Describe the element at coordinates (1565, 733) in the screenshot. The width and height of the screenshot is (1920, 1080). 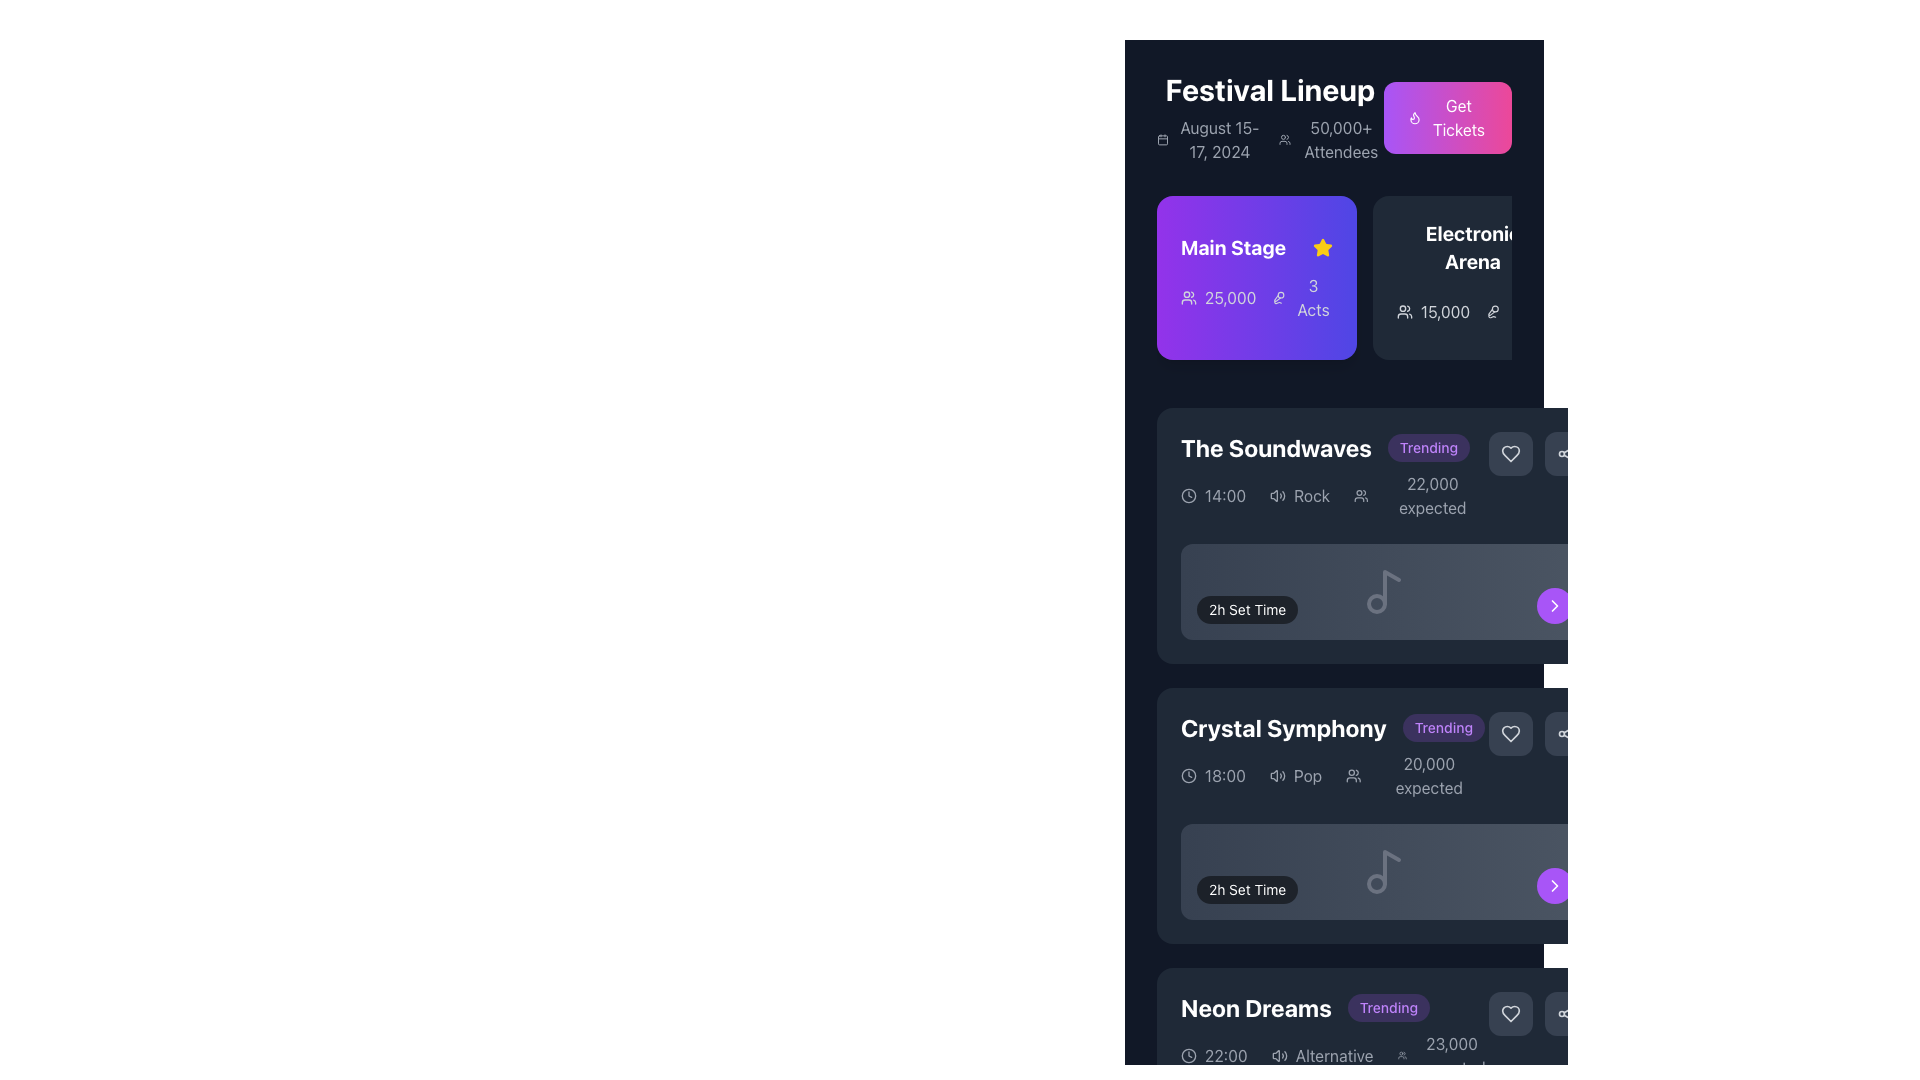
I see `the sharing icon located in the top-right corner of the 'Crystal Symphony' card` at that location.